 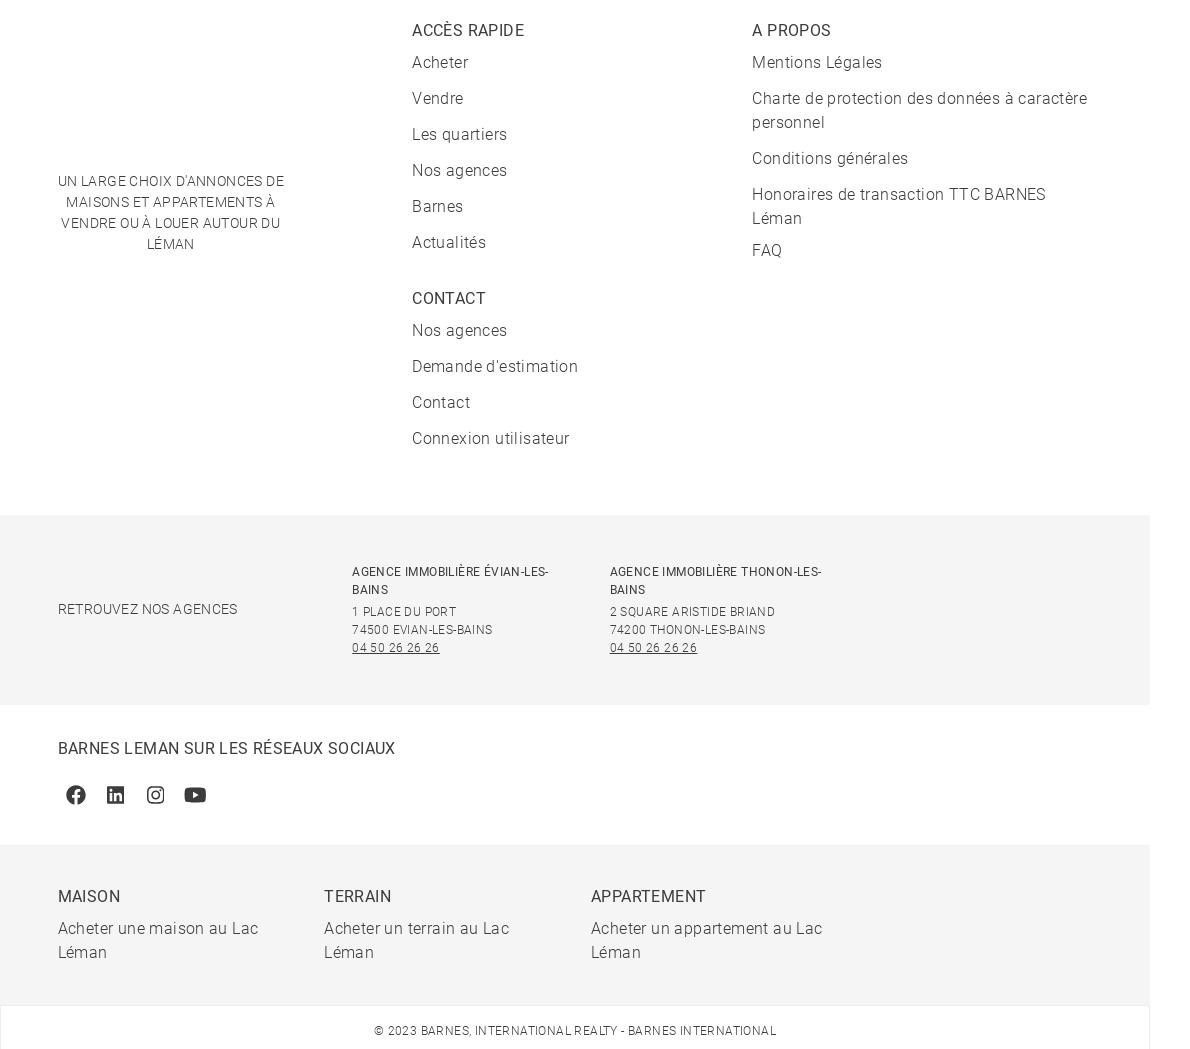 I want to click on '74500 Evian-Les-Bains', so click(x=421, y=628).